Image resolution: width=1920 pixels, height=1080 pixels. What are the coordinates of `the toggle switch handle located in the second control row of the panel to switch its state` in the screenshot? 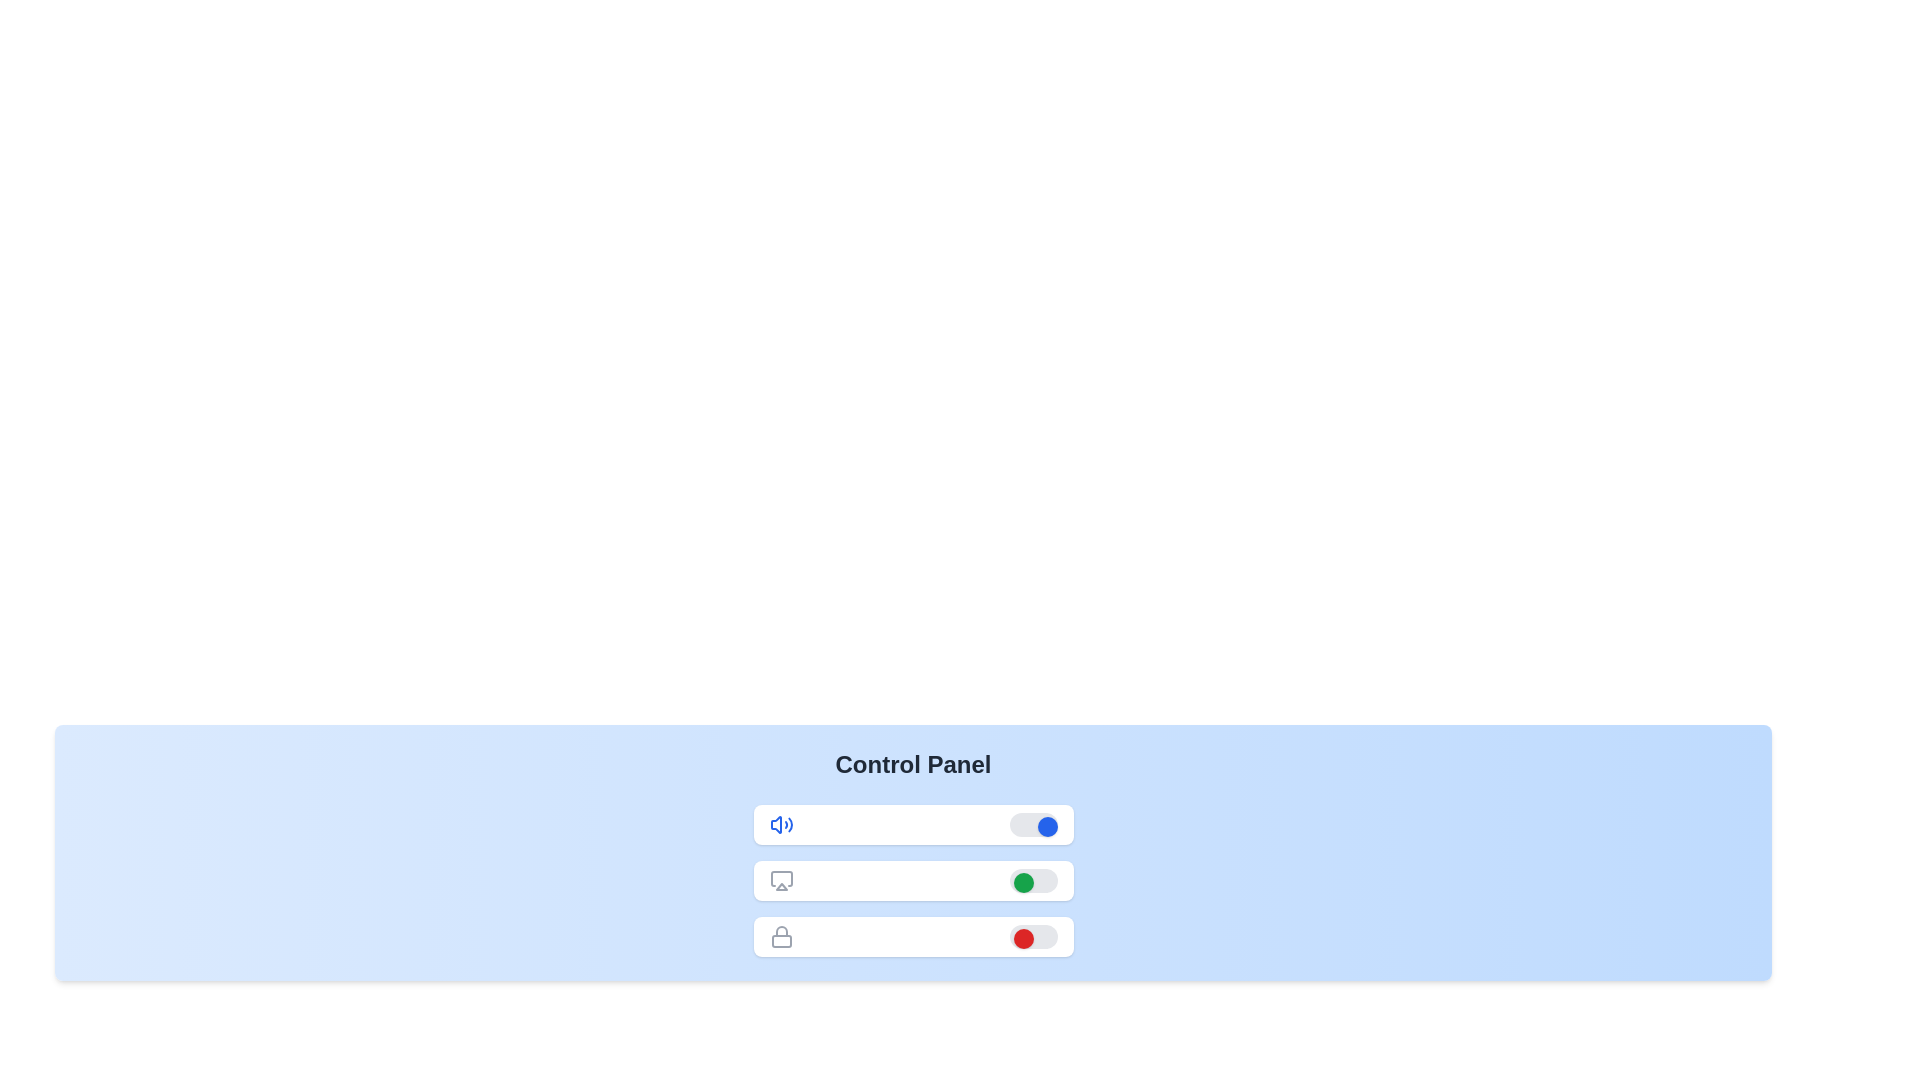 It's located at (1033, 879).